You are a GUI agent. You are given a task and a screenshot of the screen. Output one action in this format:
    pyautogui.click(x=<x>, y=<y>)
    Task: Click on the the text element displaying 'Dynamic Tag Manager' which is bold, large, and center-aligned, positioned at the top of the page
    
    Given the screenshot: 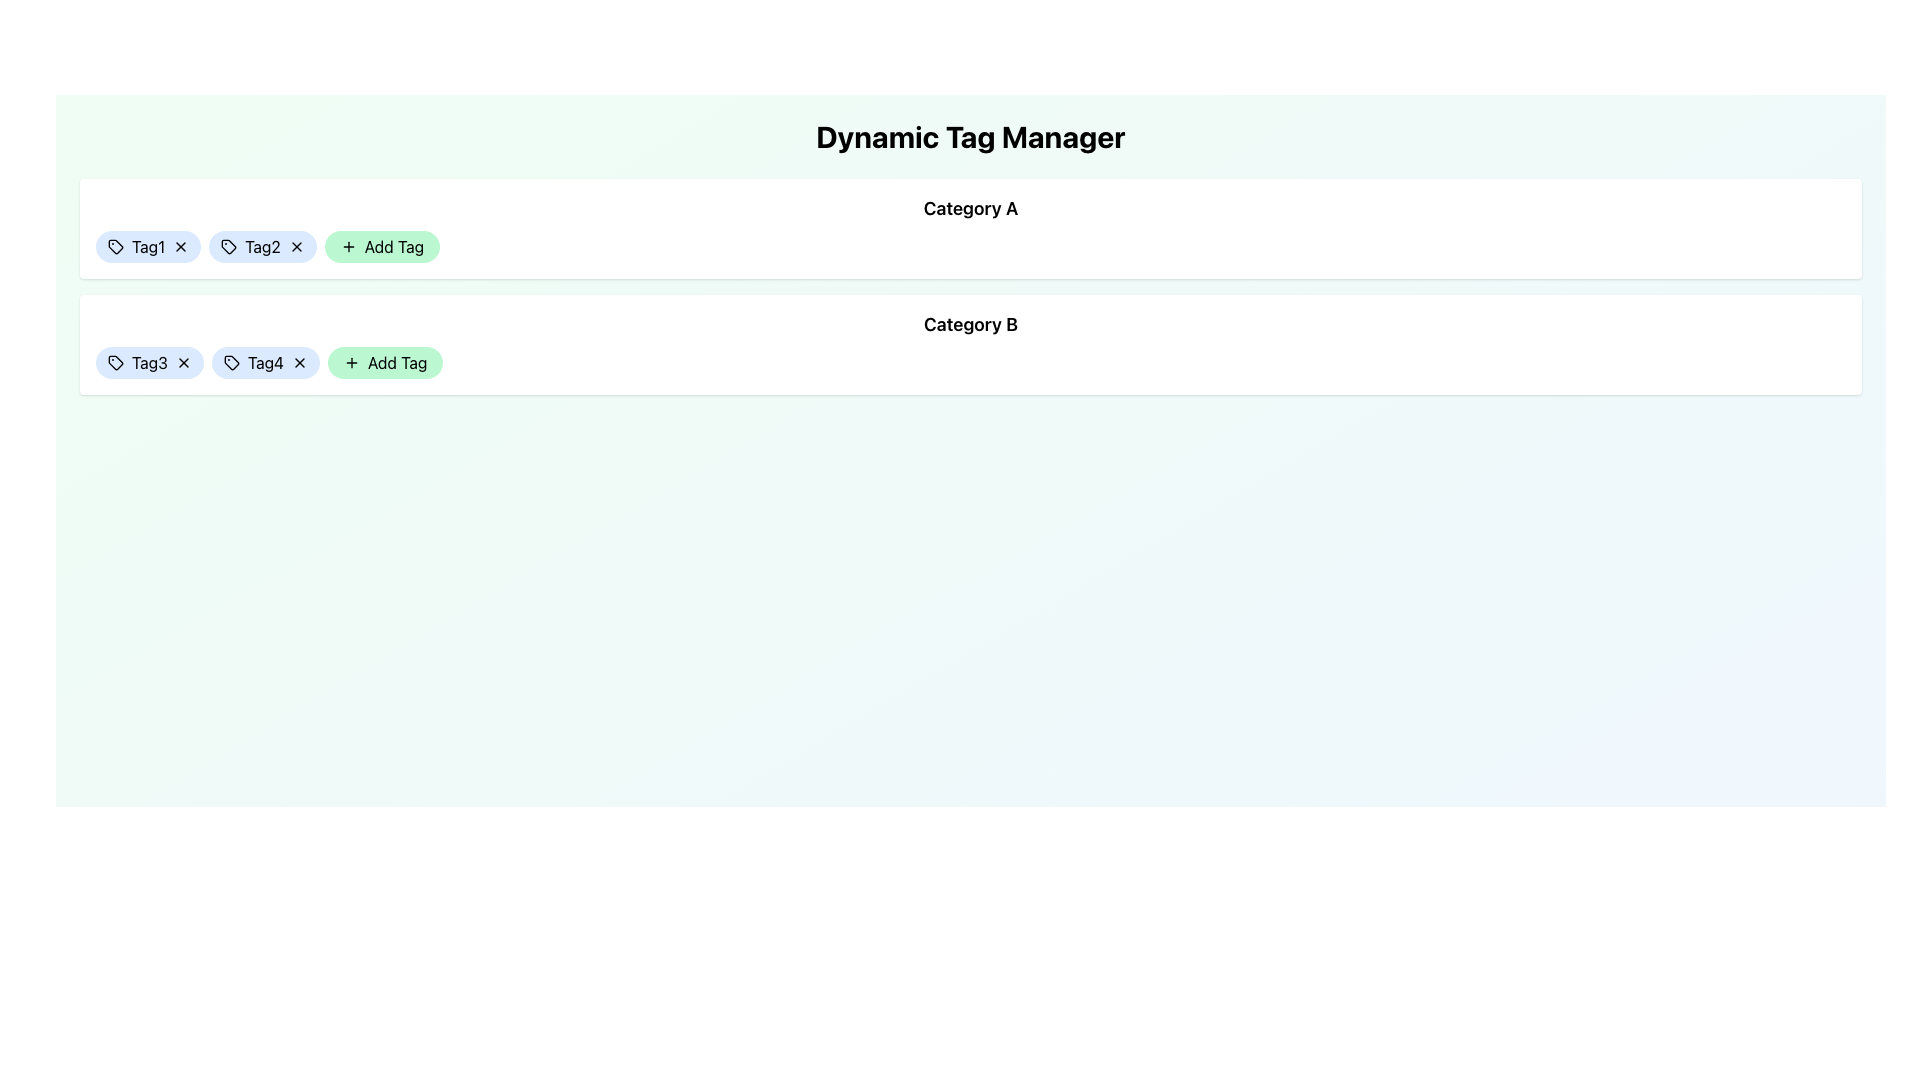 What is the action you would take?
    pyautogui.click(x=970, y=136)
    